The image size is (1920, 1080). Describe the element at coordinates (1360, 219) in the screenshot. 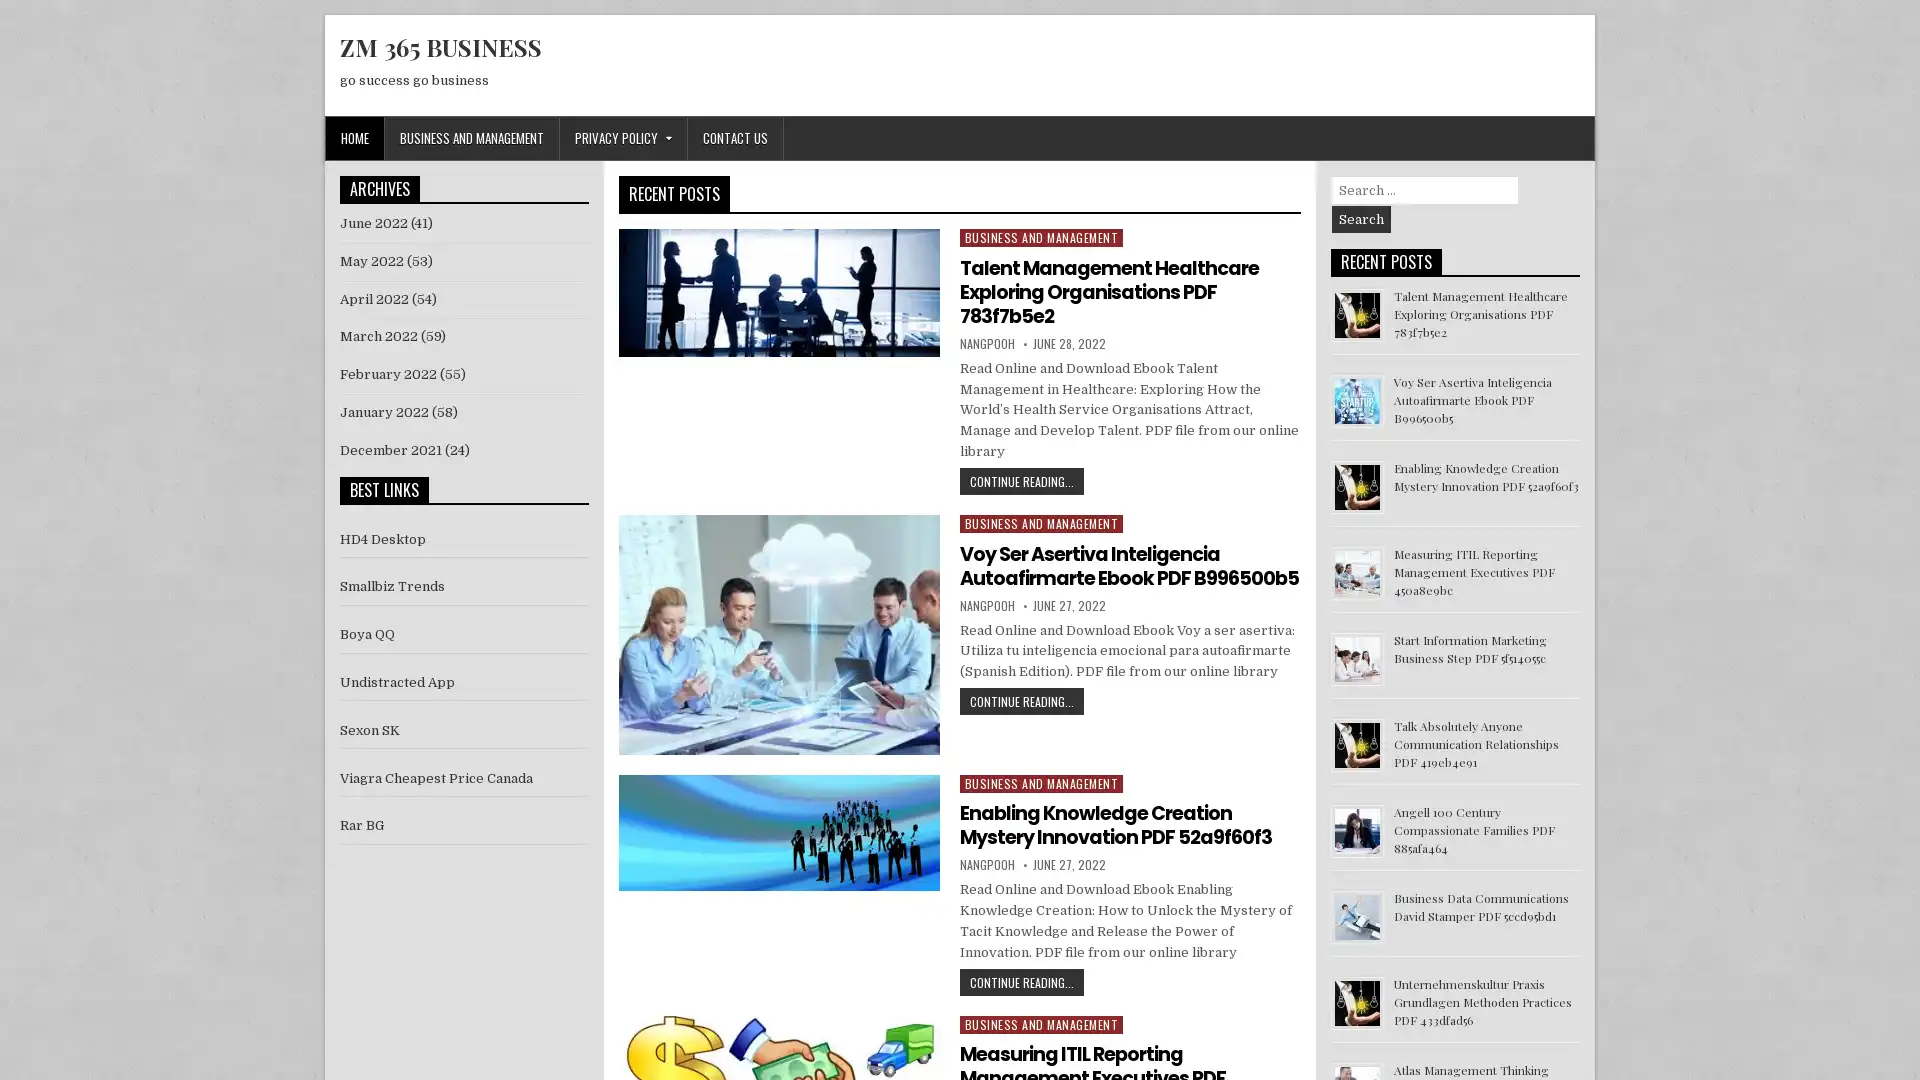

I see `Search` at that location.